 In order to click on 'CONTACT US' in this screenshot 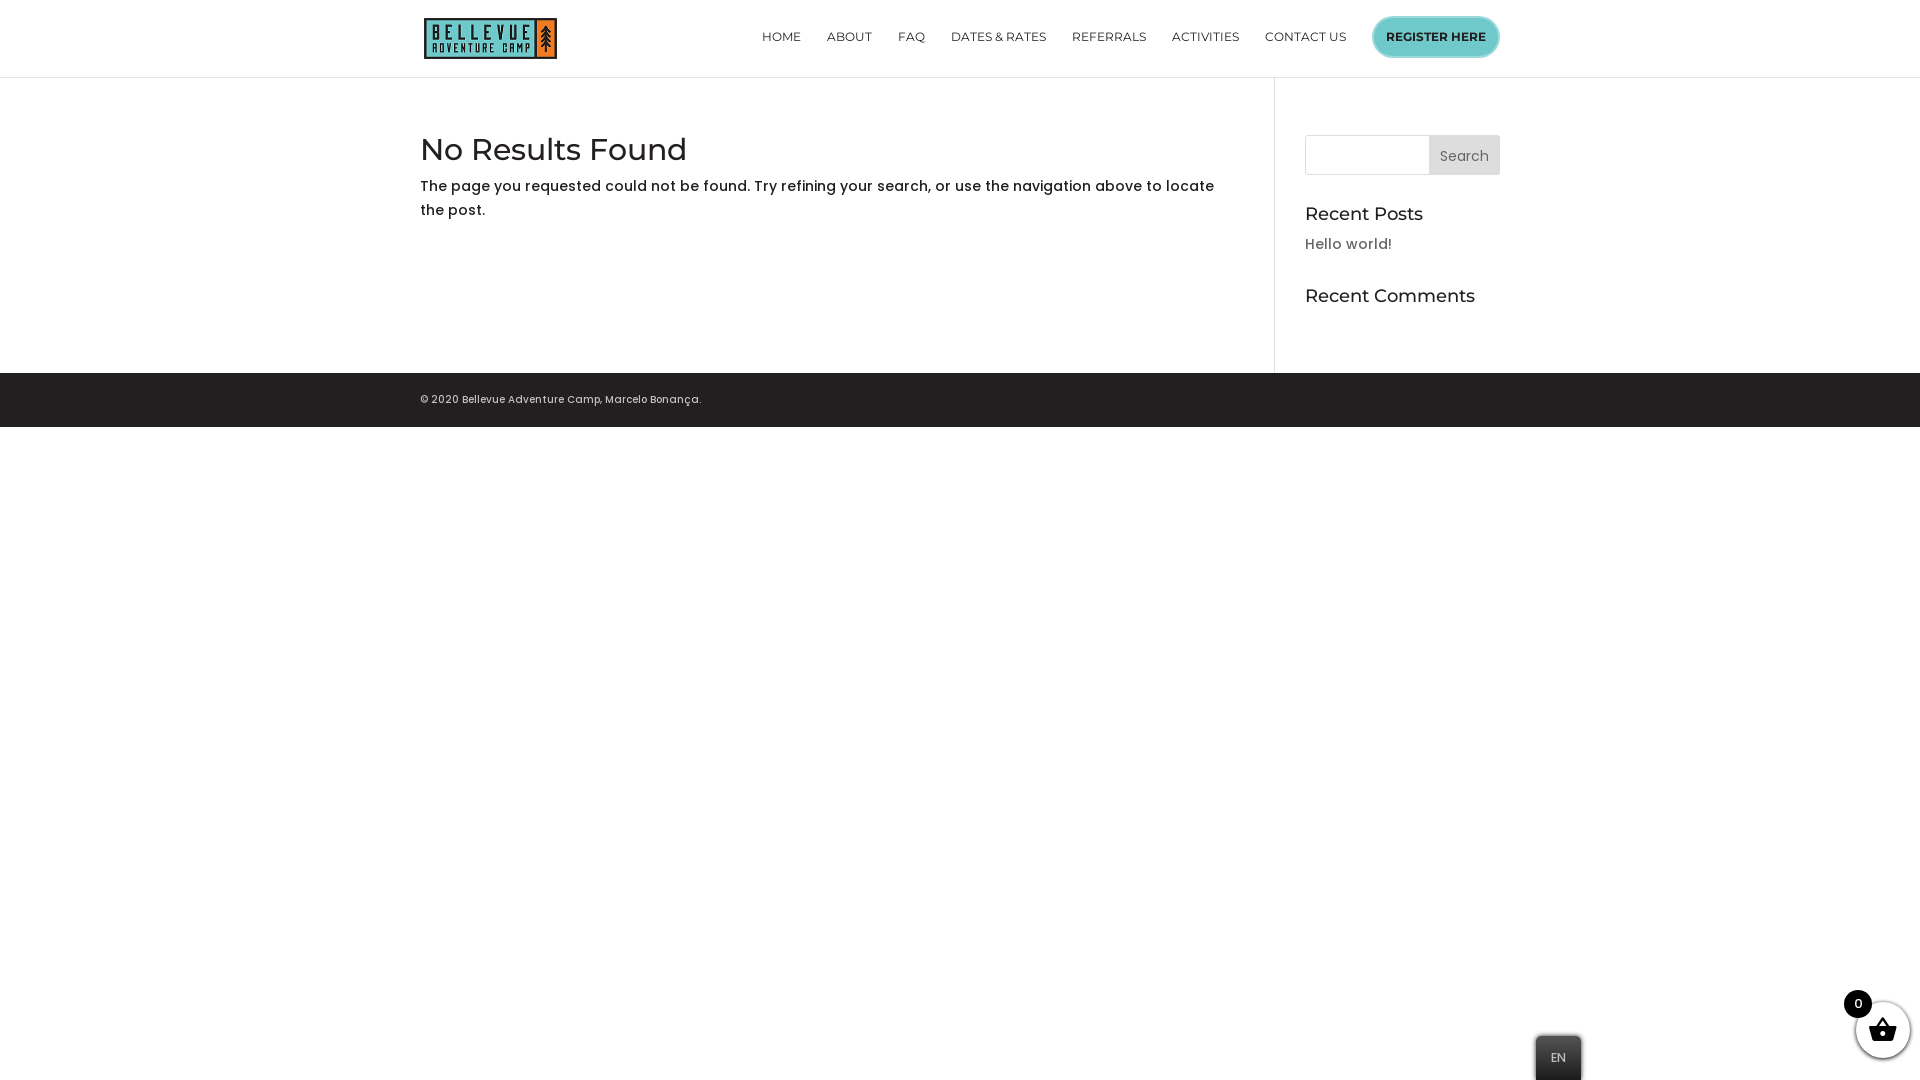, I will do `click(1305, 52)`.